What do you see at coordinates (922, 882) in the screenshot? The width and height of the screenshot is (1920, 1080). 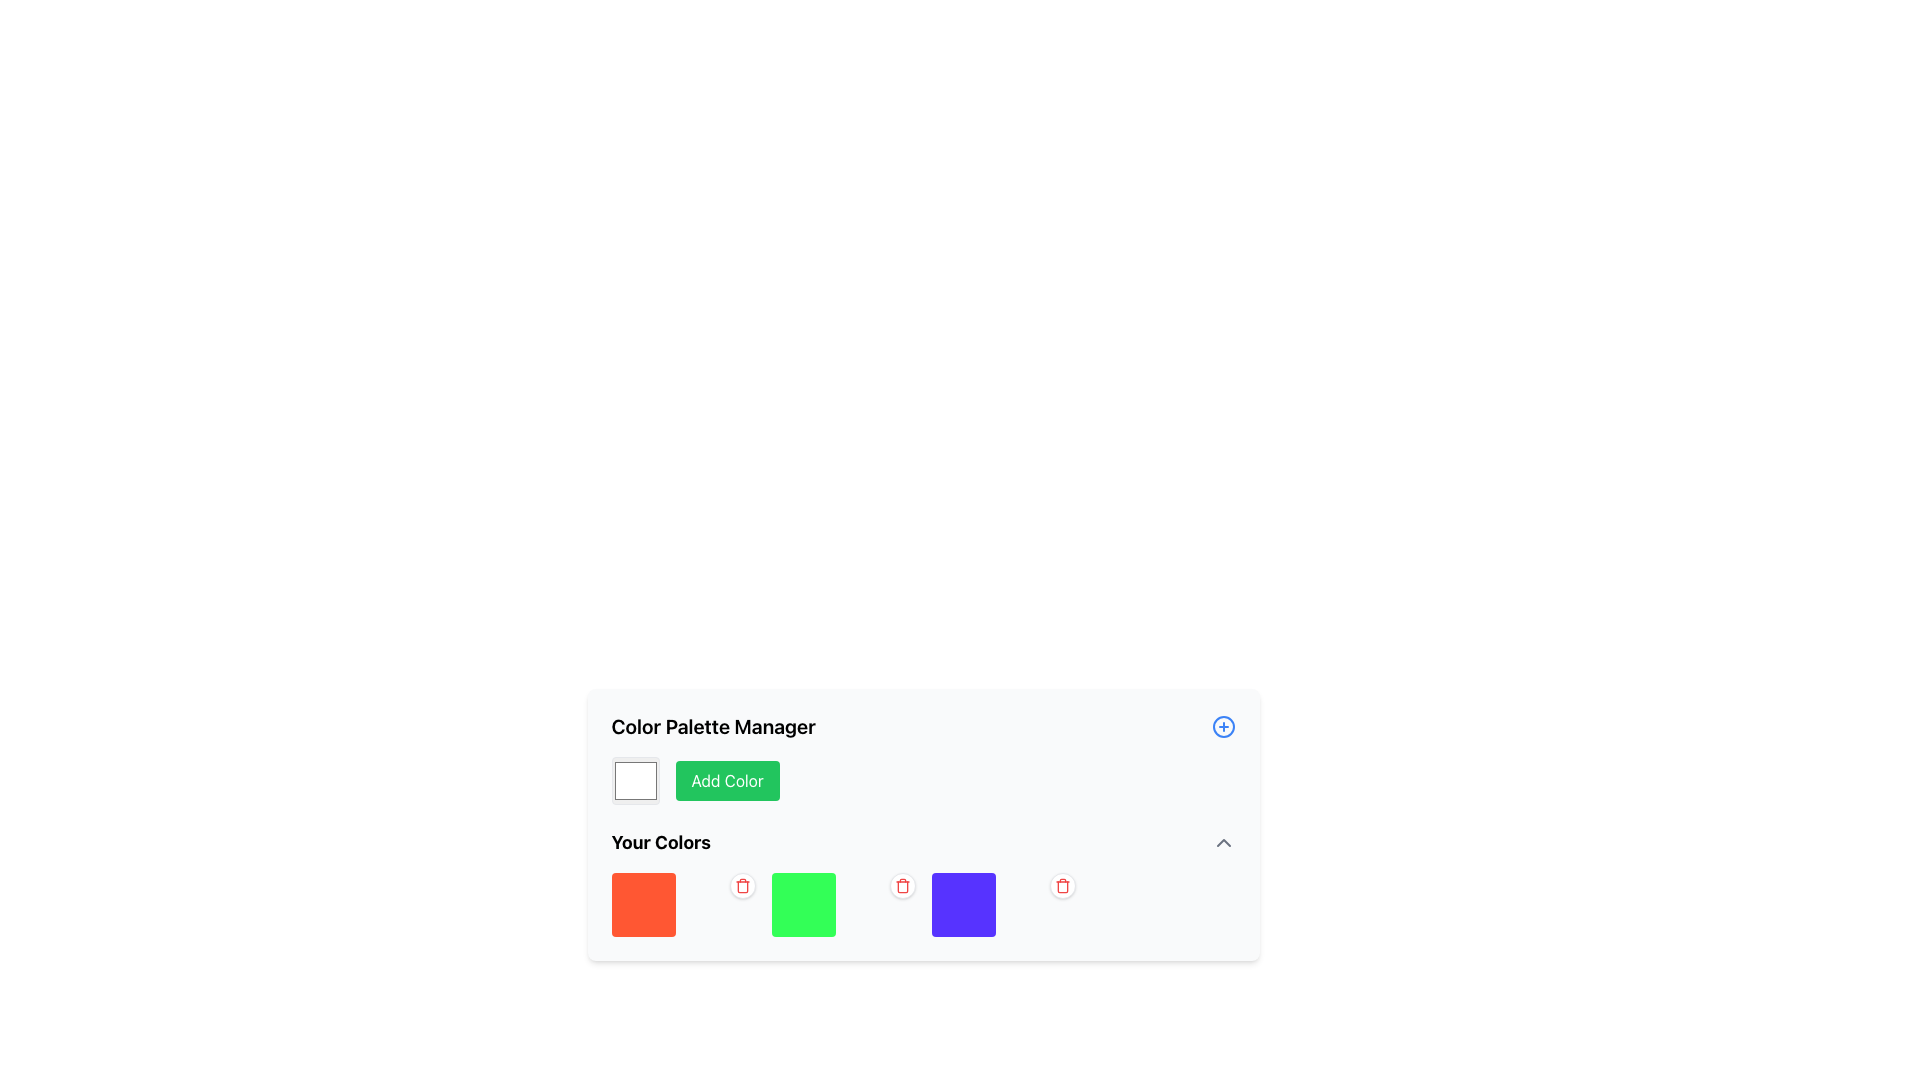 I see `the third color block from the left in the 'Your Colors' section of the Color Palette Manager, which is blue` at bounding box center [922, 882].